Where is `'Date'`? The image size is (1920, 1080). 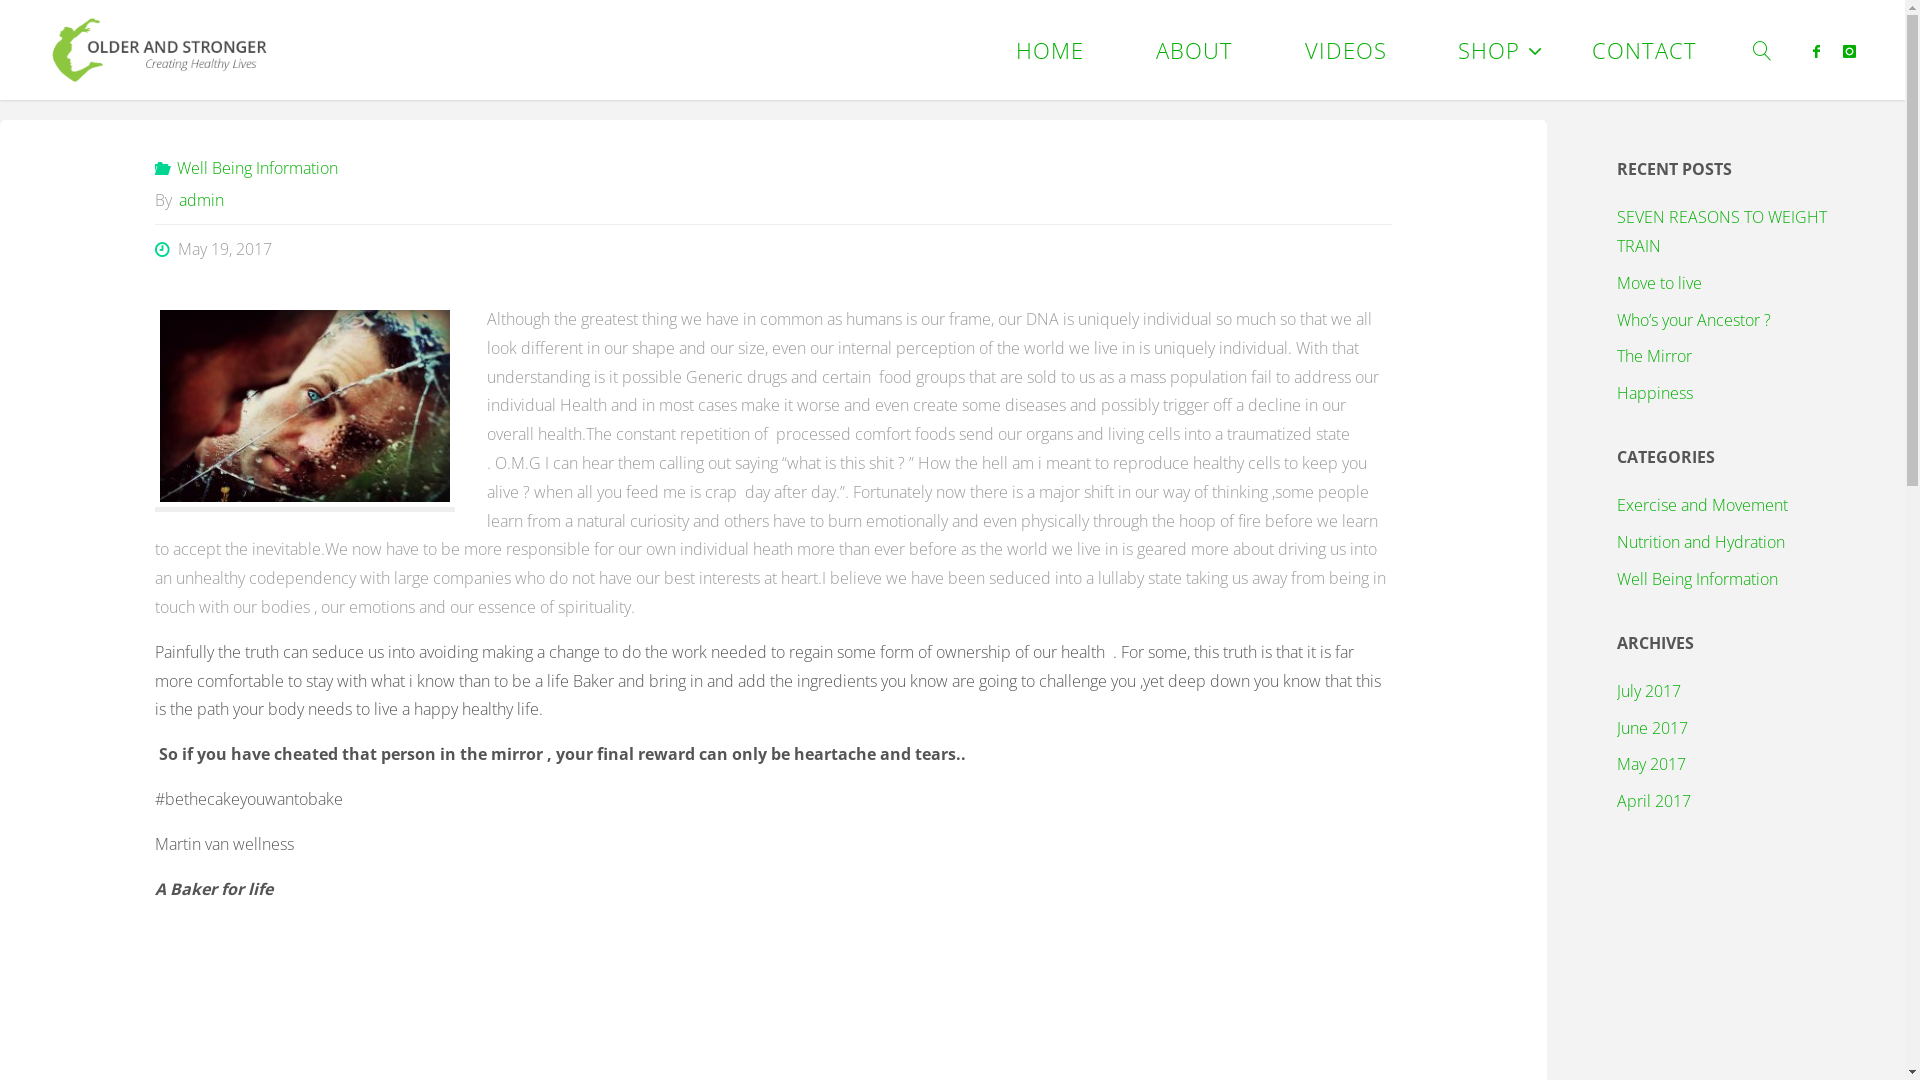
'Date' is located at coordinates (164, 248).